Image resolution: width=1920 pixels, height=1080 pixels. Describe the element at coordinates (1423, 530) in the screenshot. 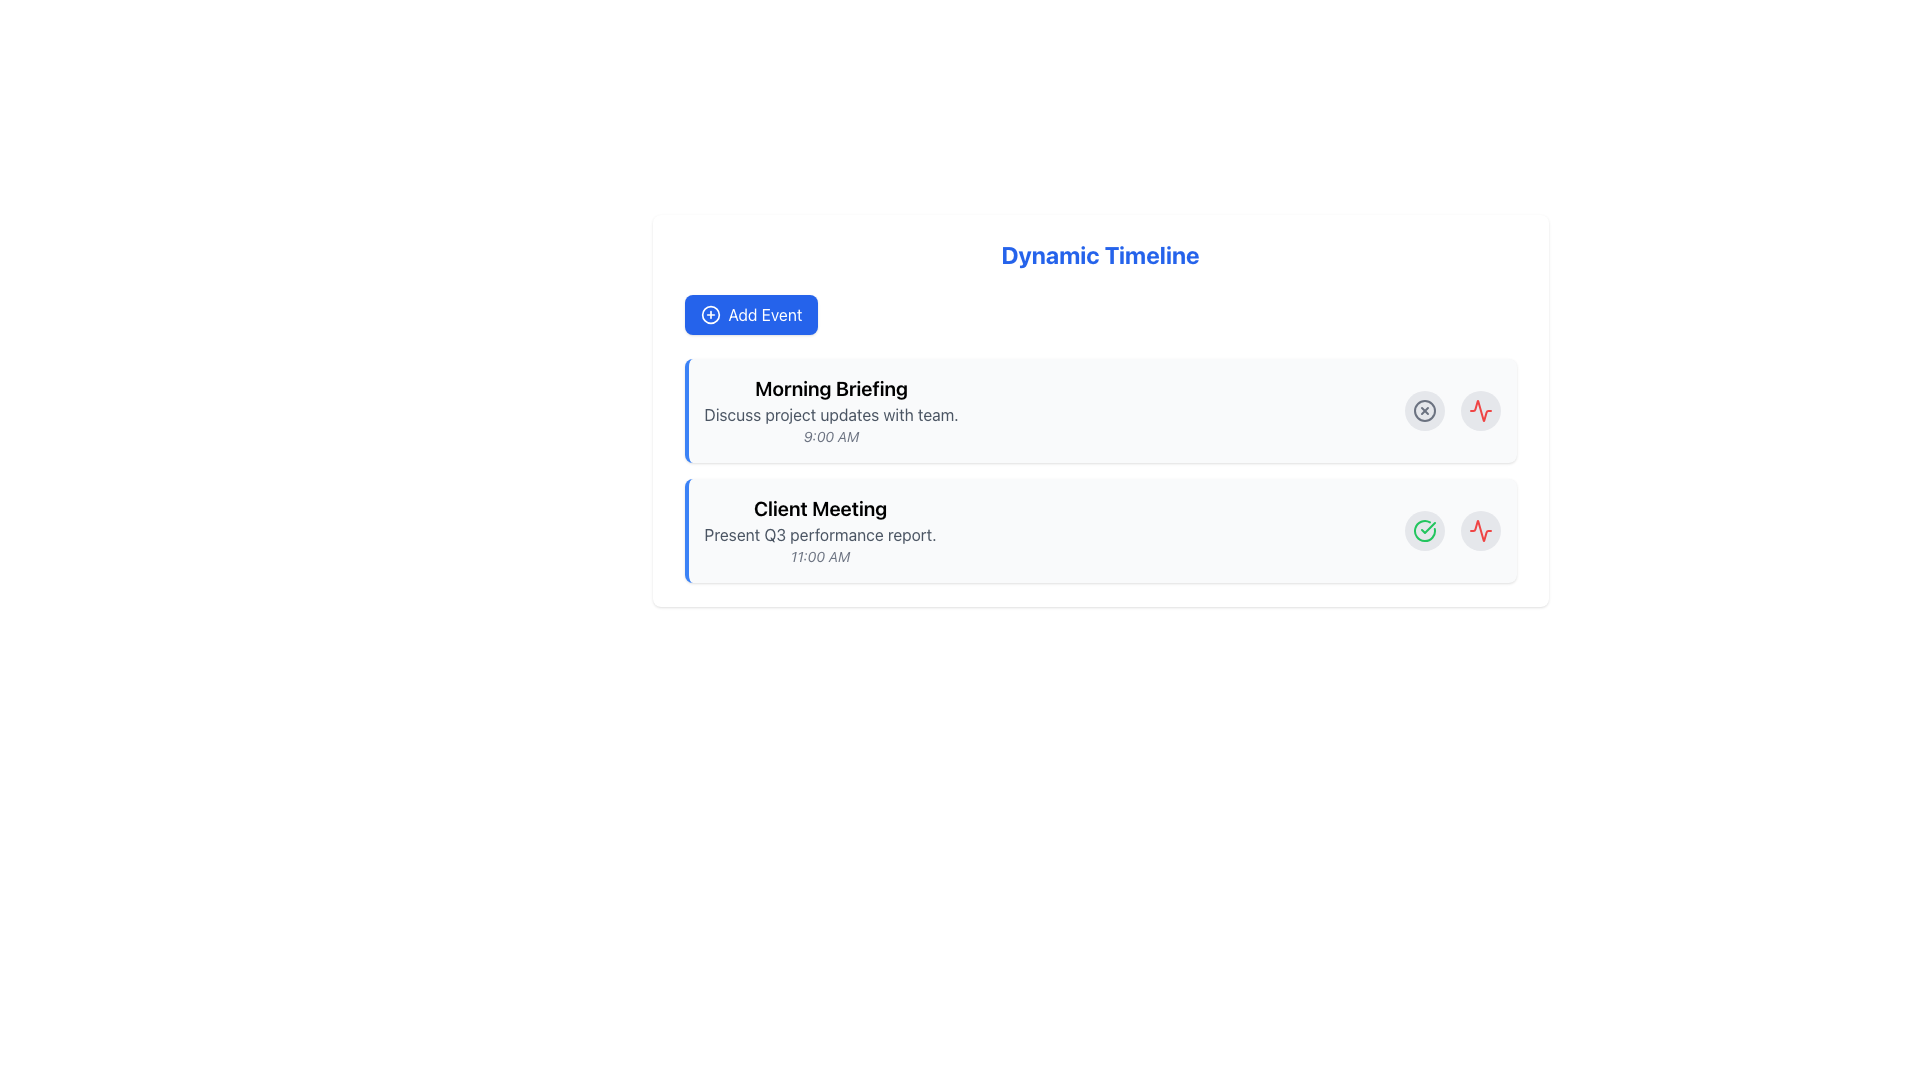

I see `the round button with a light gray background and a green check icon, positioned to the left of the red activity button within the bottom event card of the timeline interface` at that location.